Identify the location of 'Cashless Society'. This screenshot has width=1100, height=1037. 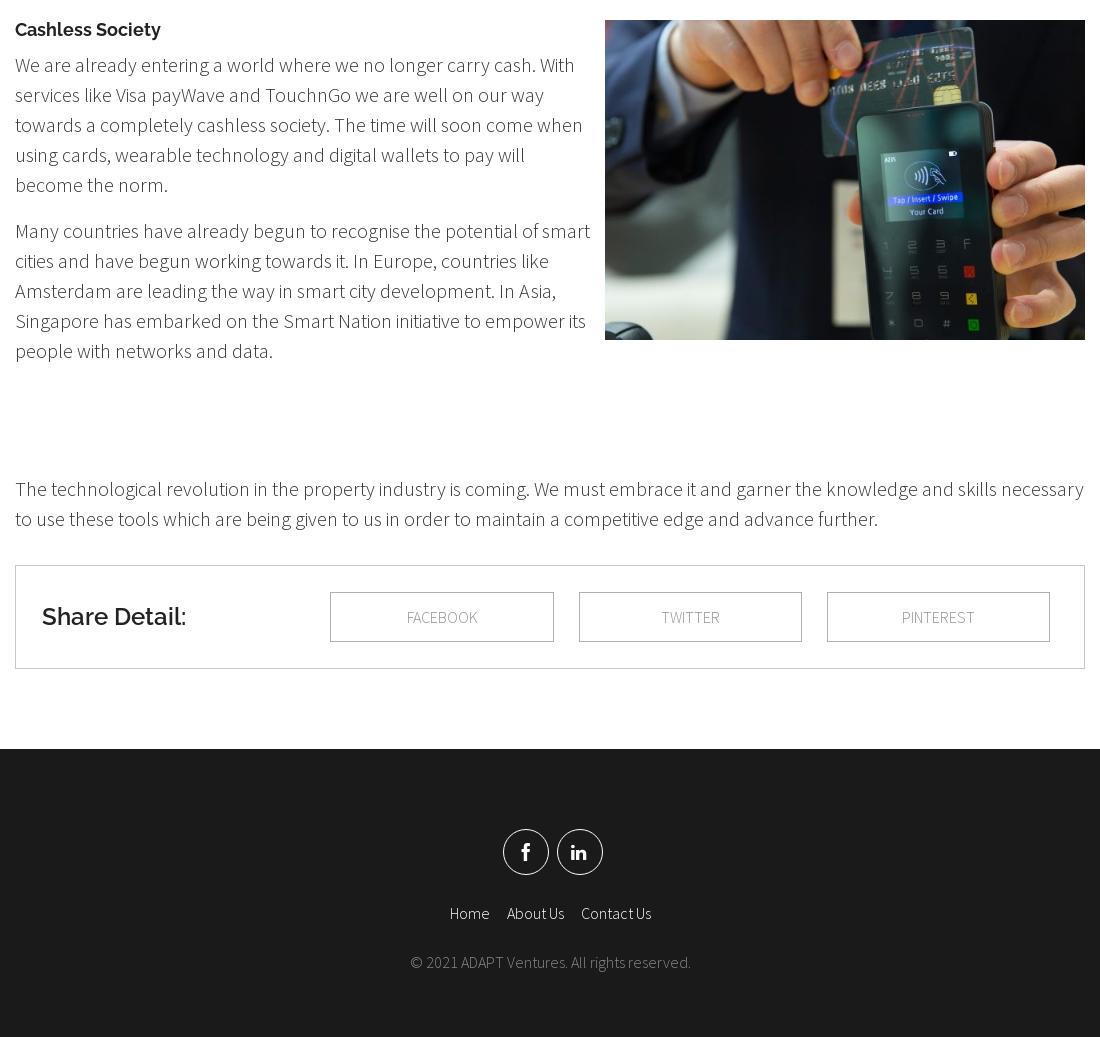
(88, 28).